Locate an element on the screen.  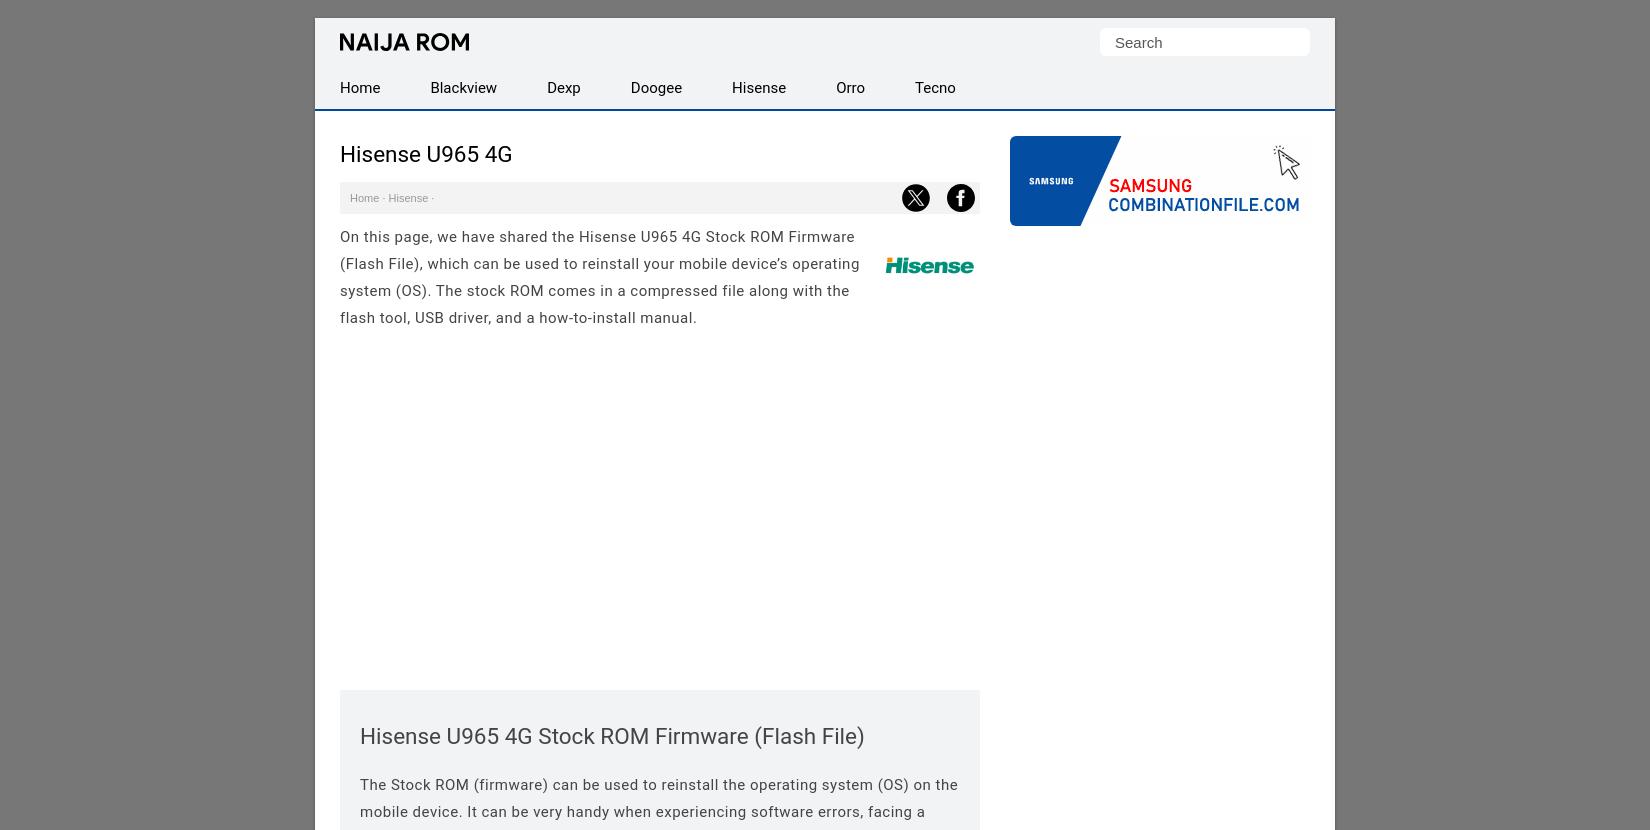
'Tecno' is located at coordinates (935, 87).